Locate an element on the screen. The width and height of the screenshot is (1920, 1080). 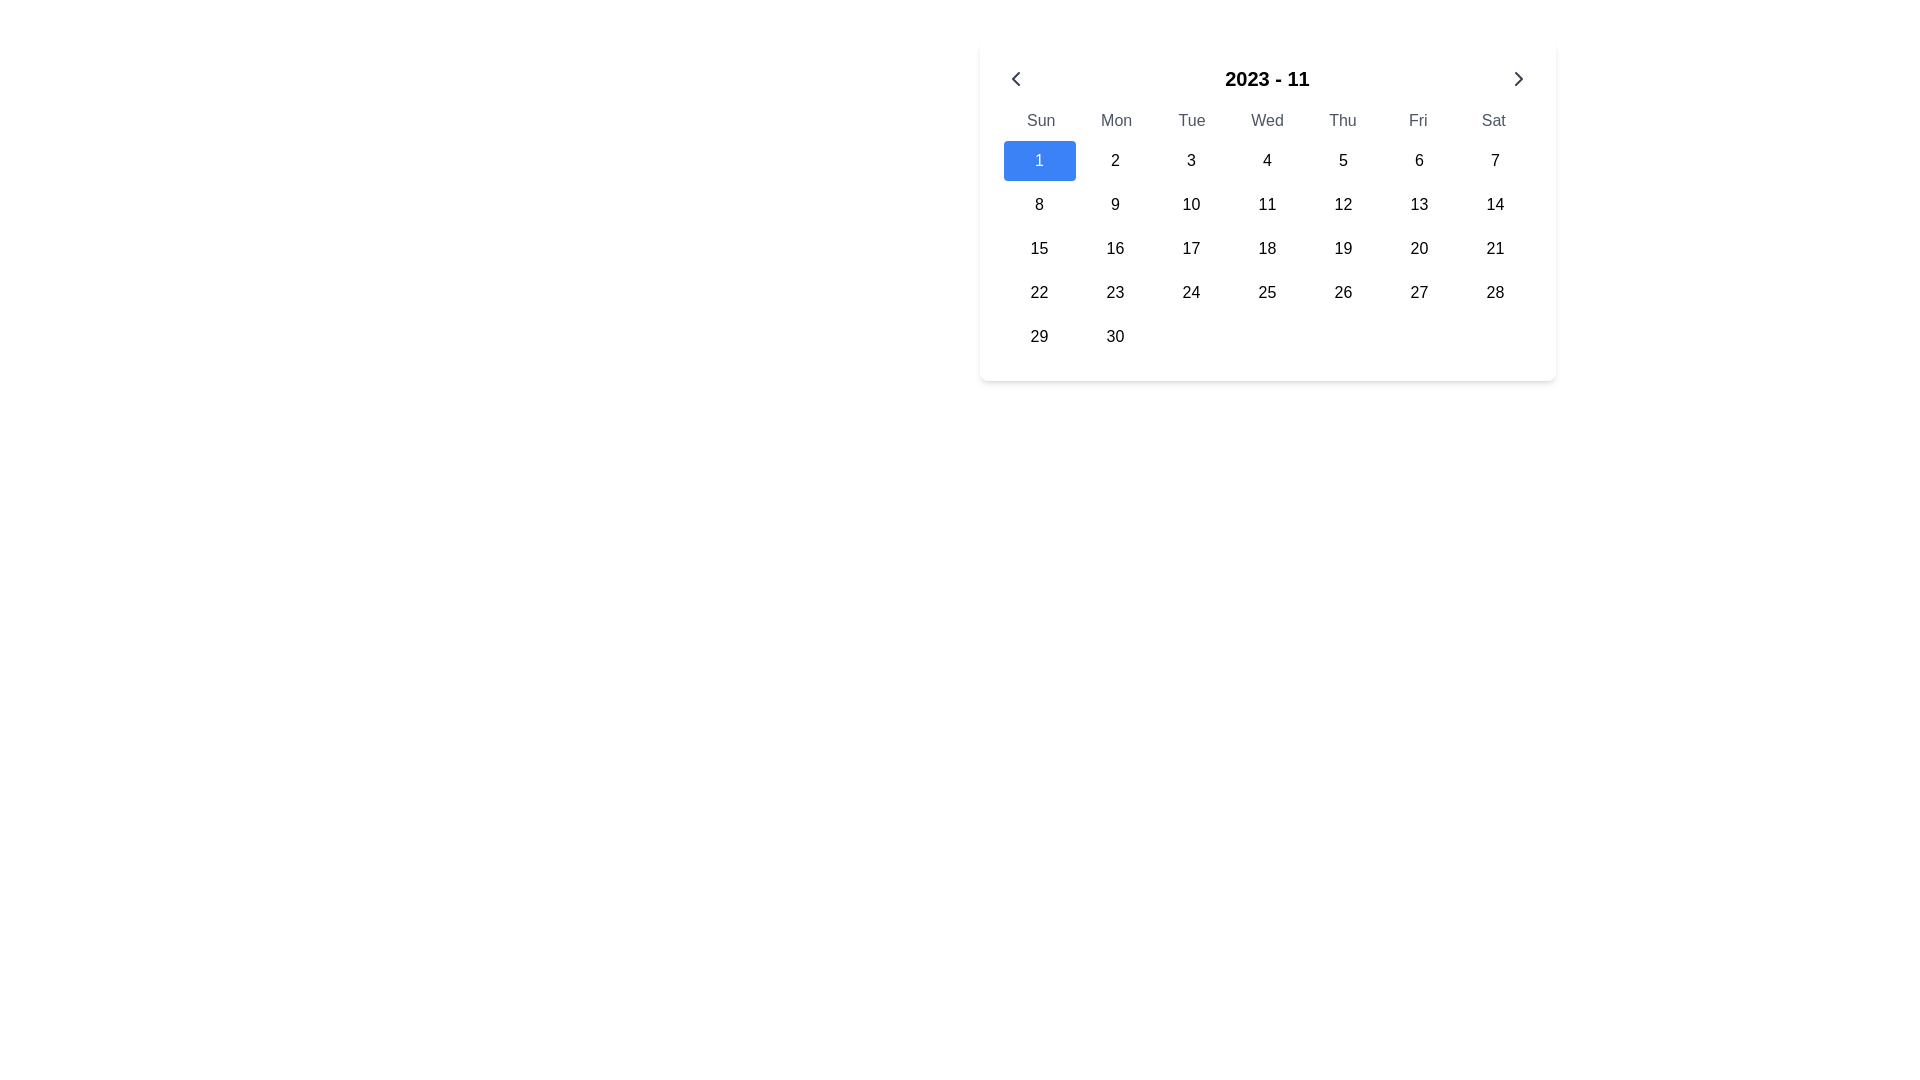
the button representing the calendar day number '13' located in the second row, sixth column under the header 'Fri' is located at coordinates (1418, 204).